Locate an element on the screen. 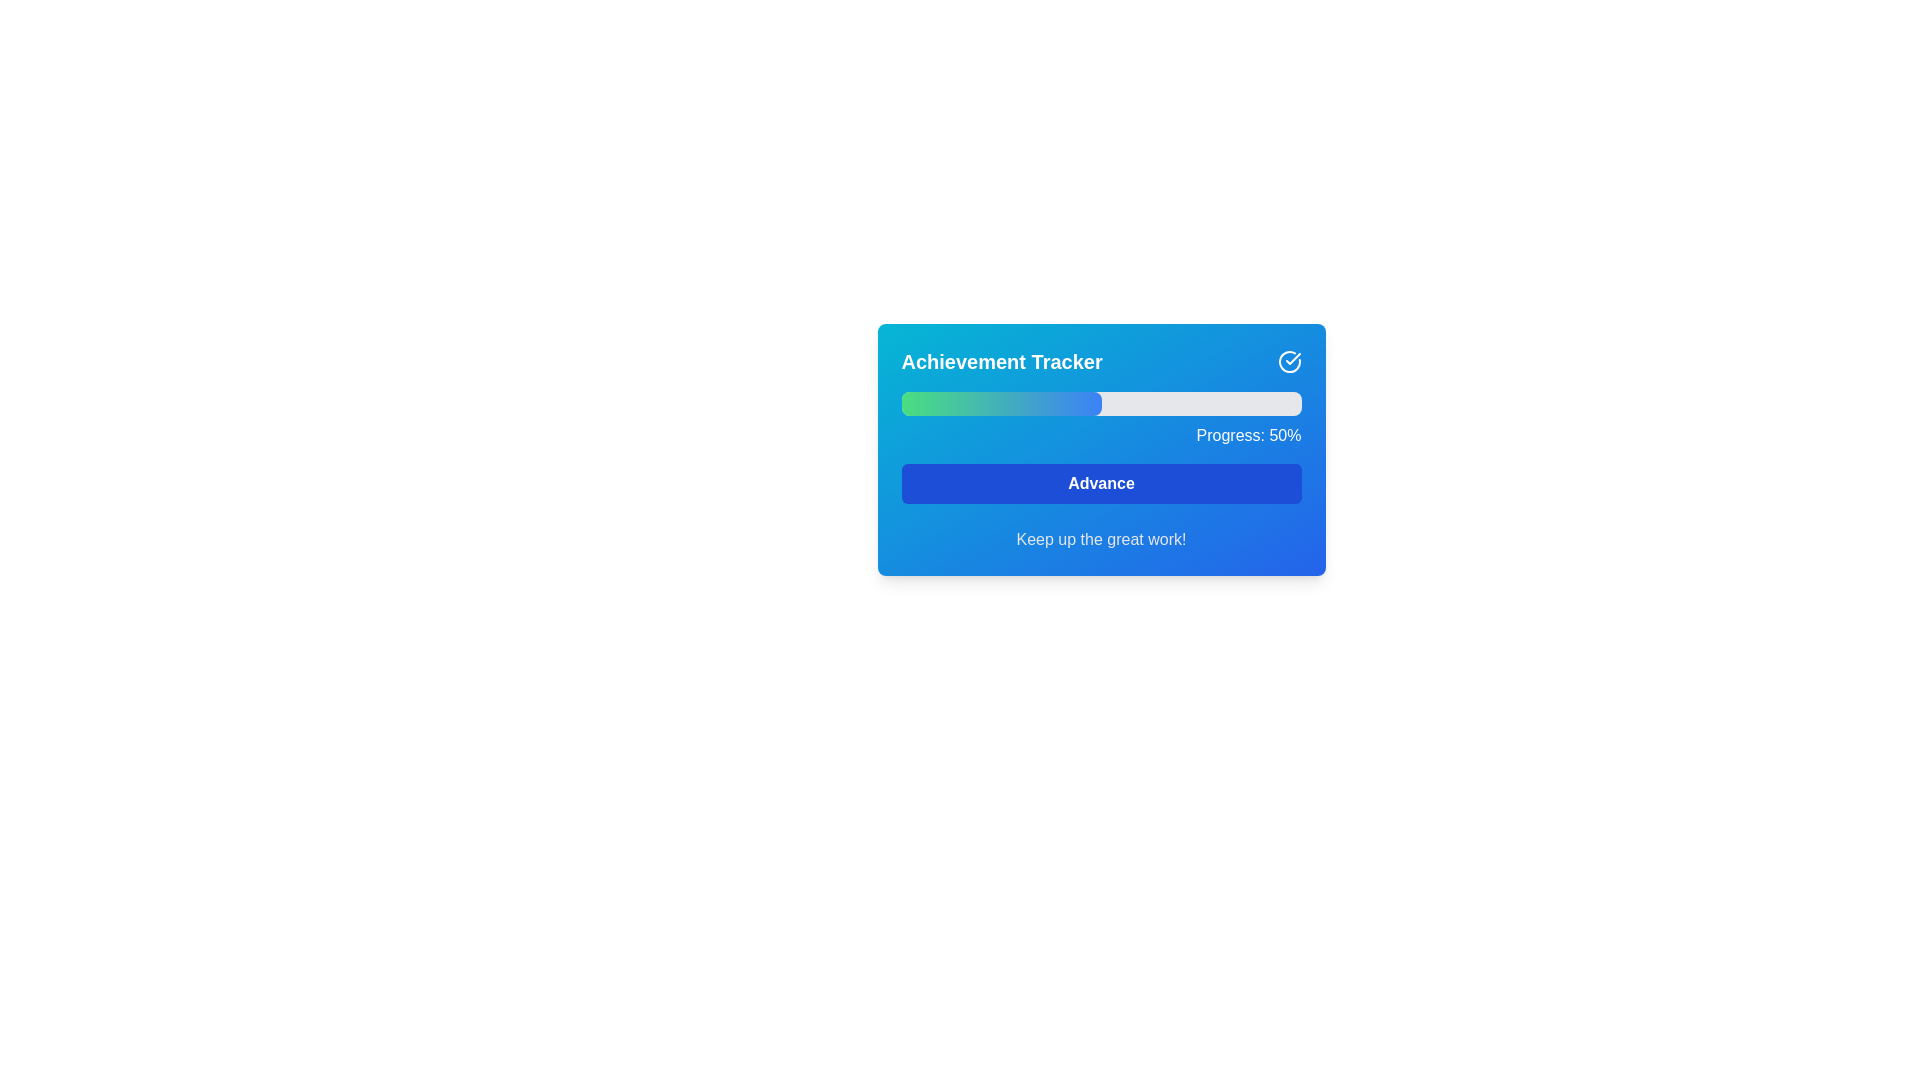  the button in the 'Achievement Tracker' card to observe its hover effect, which is located directly above the text 'Keep up the great work!' is located at coordinates (1100, 483).